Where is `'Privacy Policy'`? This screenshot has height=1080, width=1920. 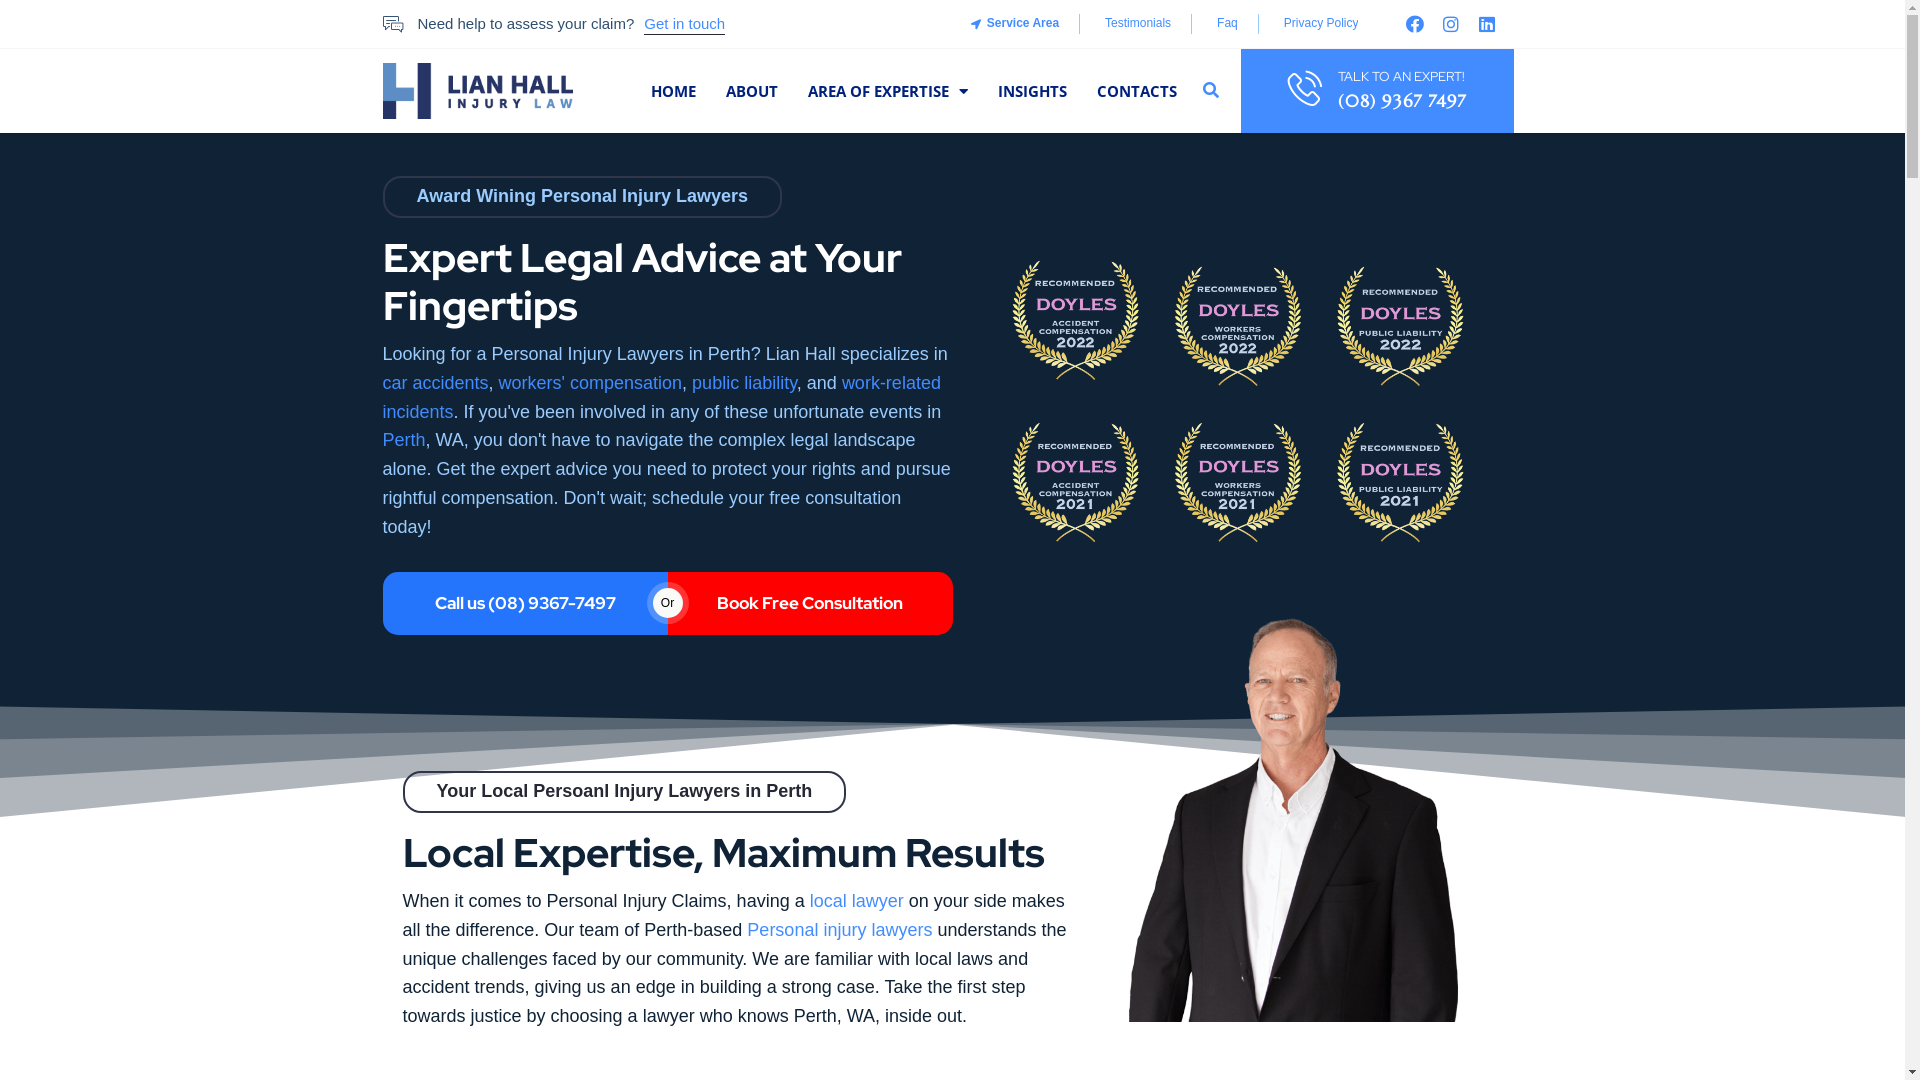 'Privacy Policy' is located at coordinates (1277, 23).